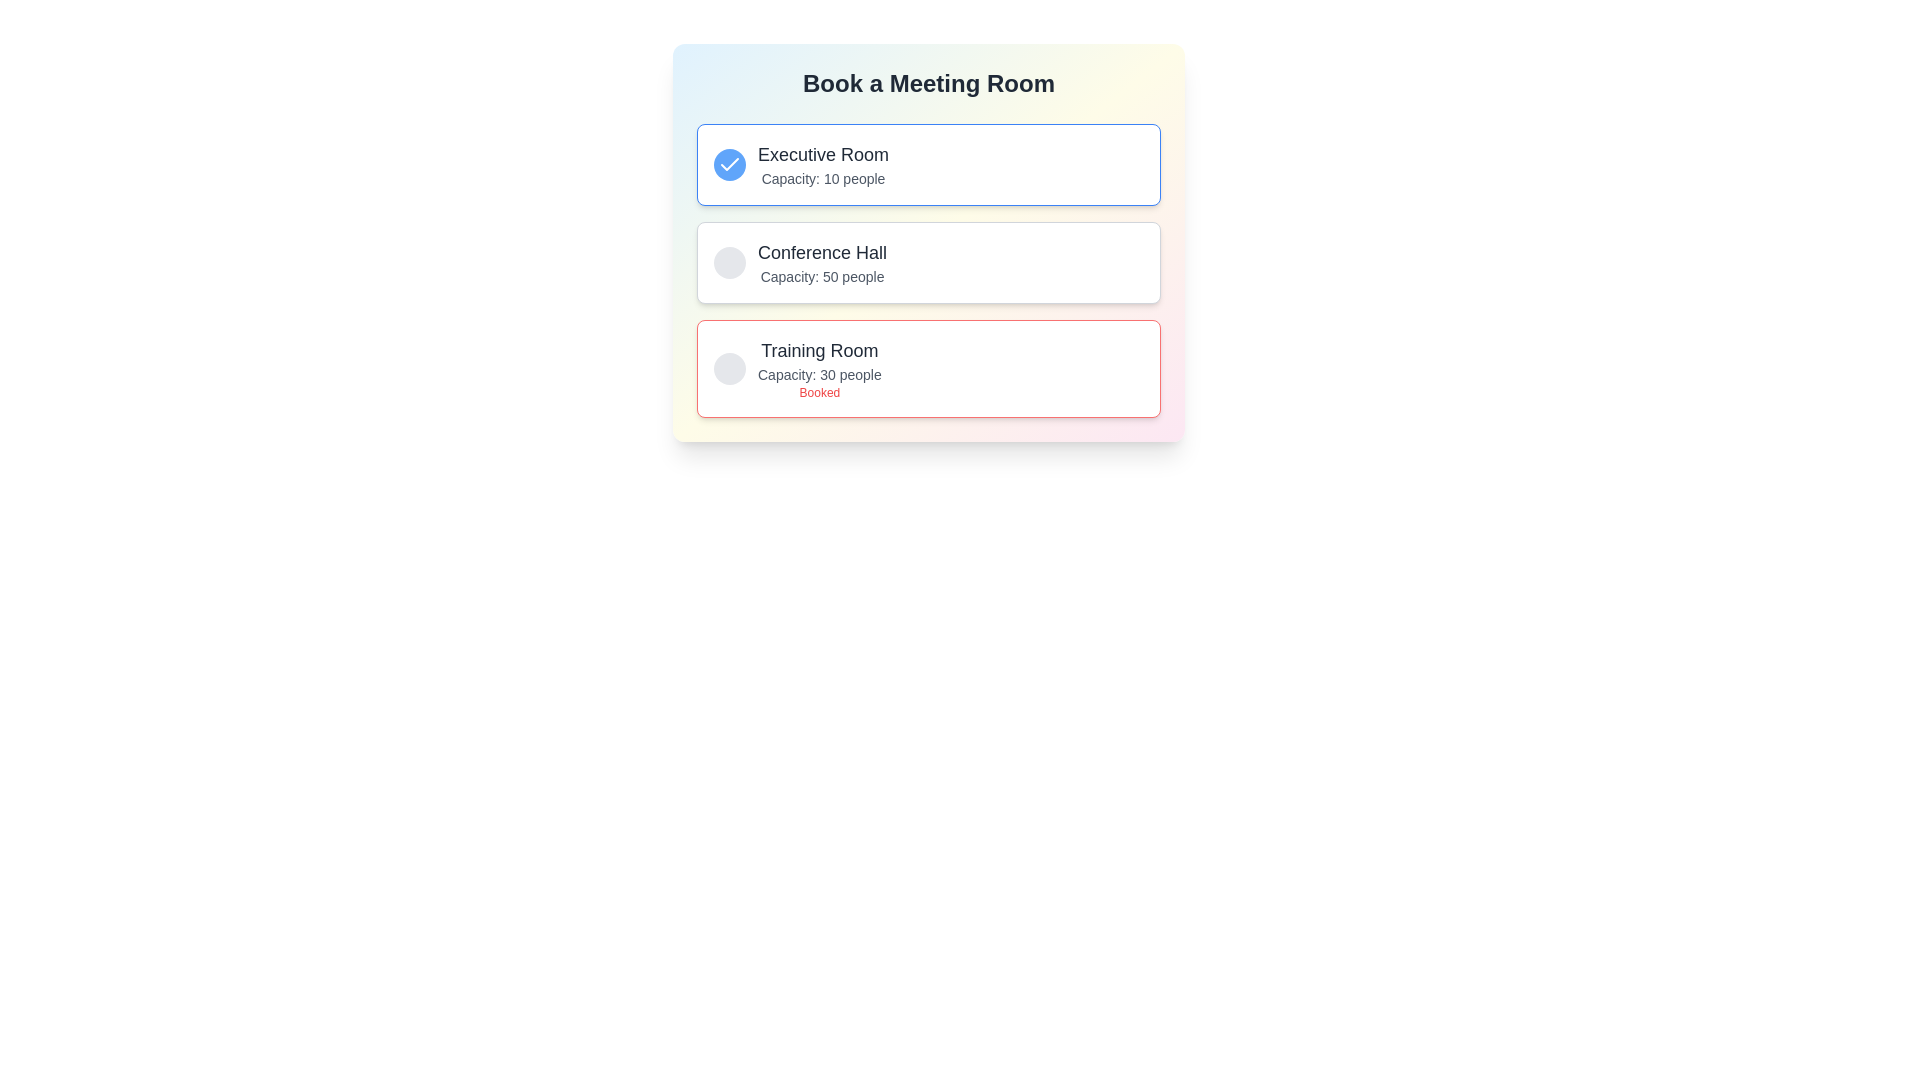 The height and width of the screenshot is (1080, 1920). I want to click on static text displaying 'Capacity: 10 people' located below the 'Executive Room' title, which is styled in gray and smaller font size, so click(823, 177).